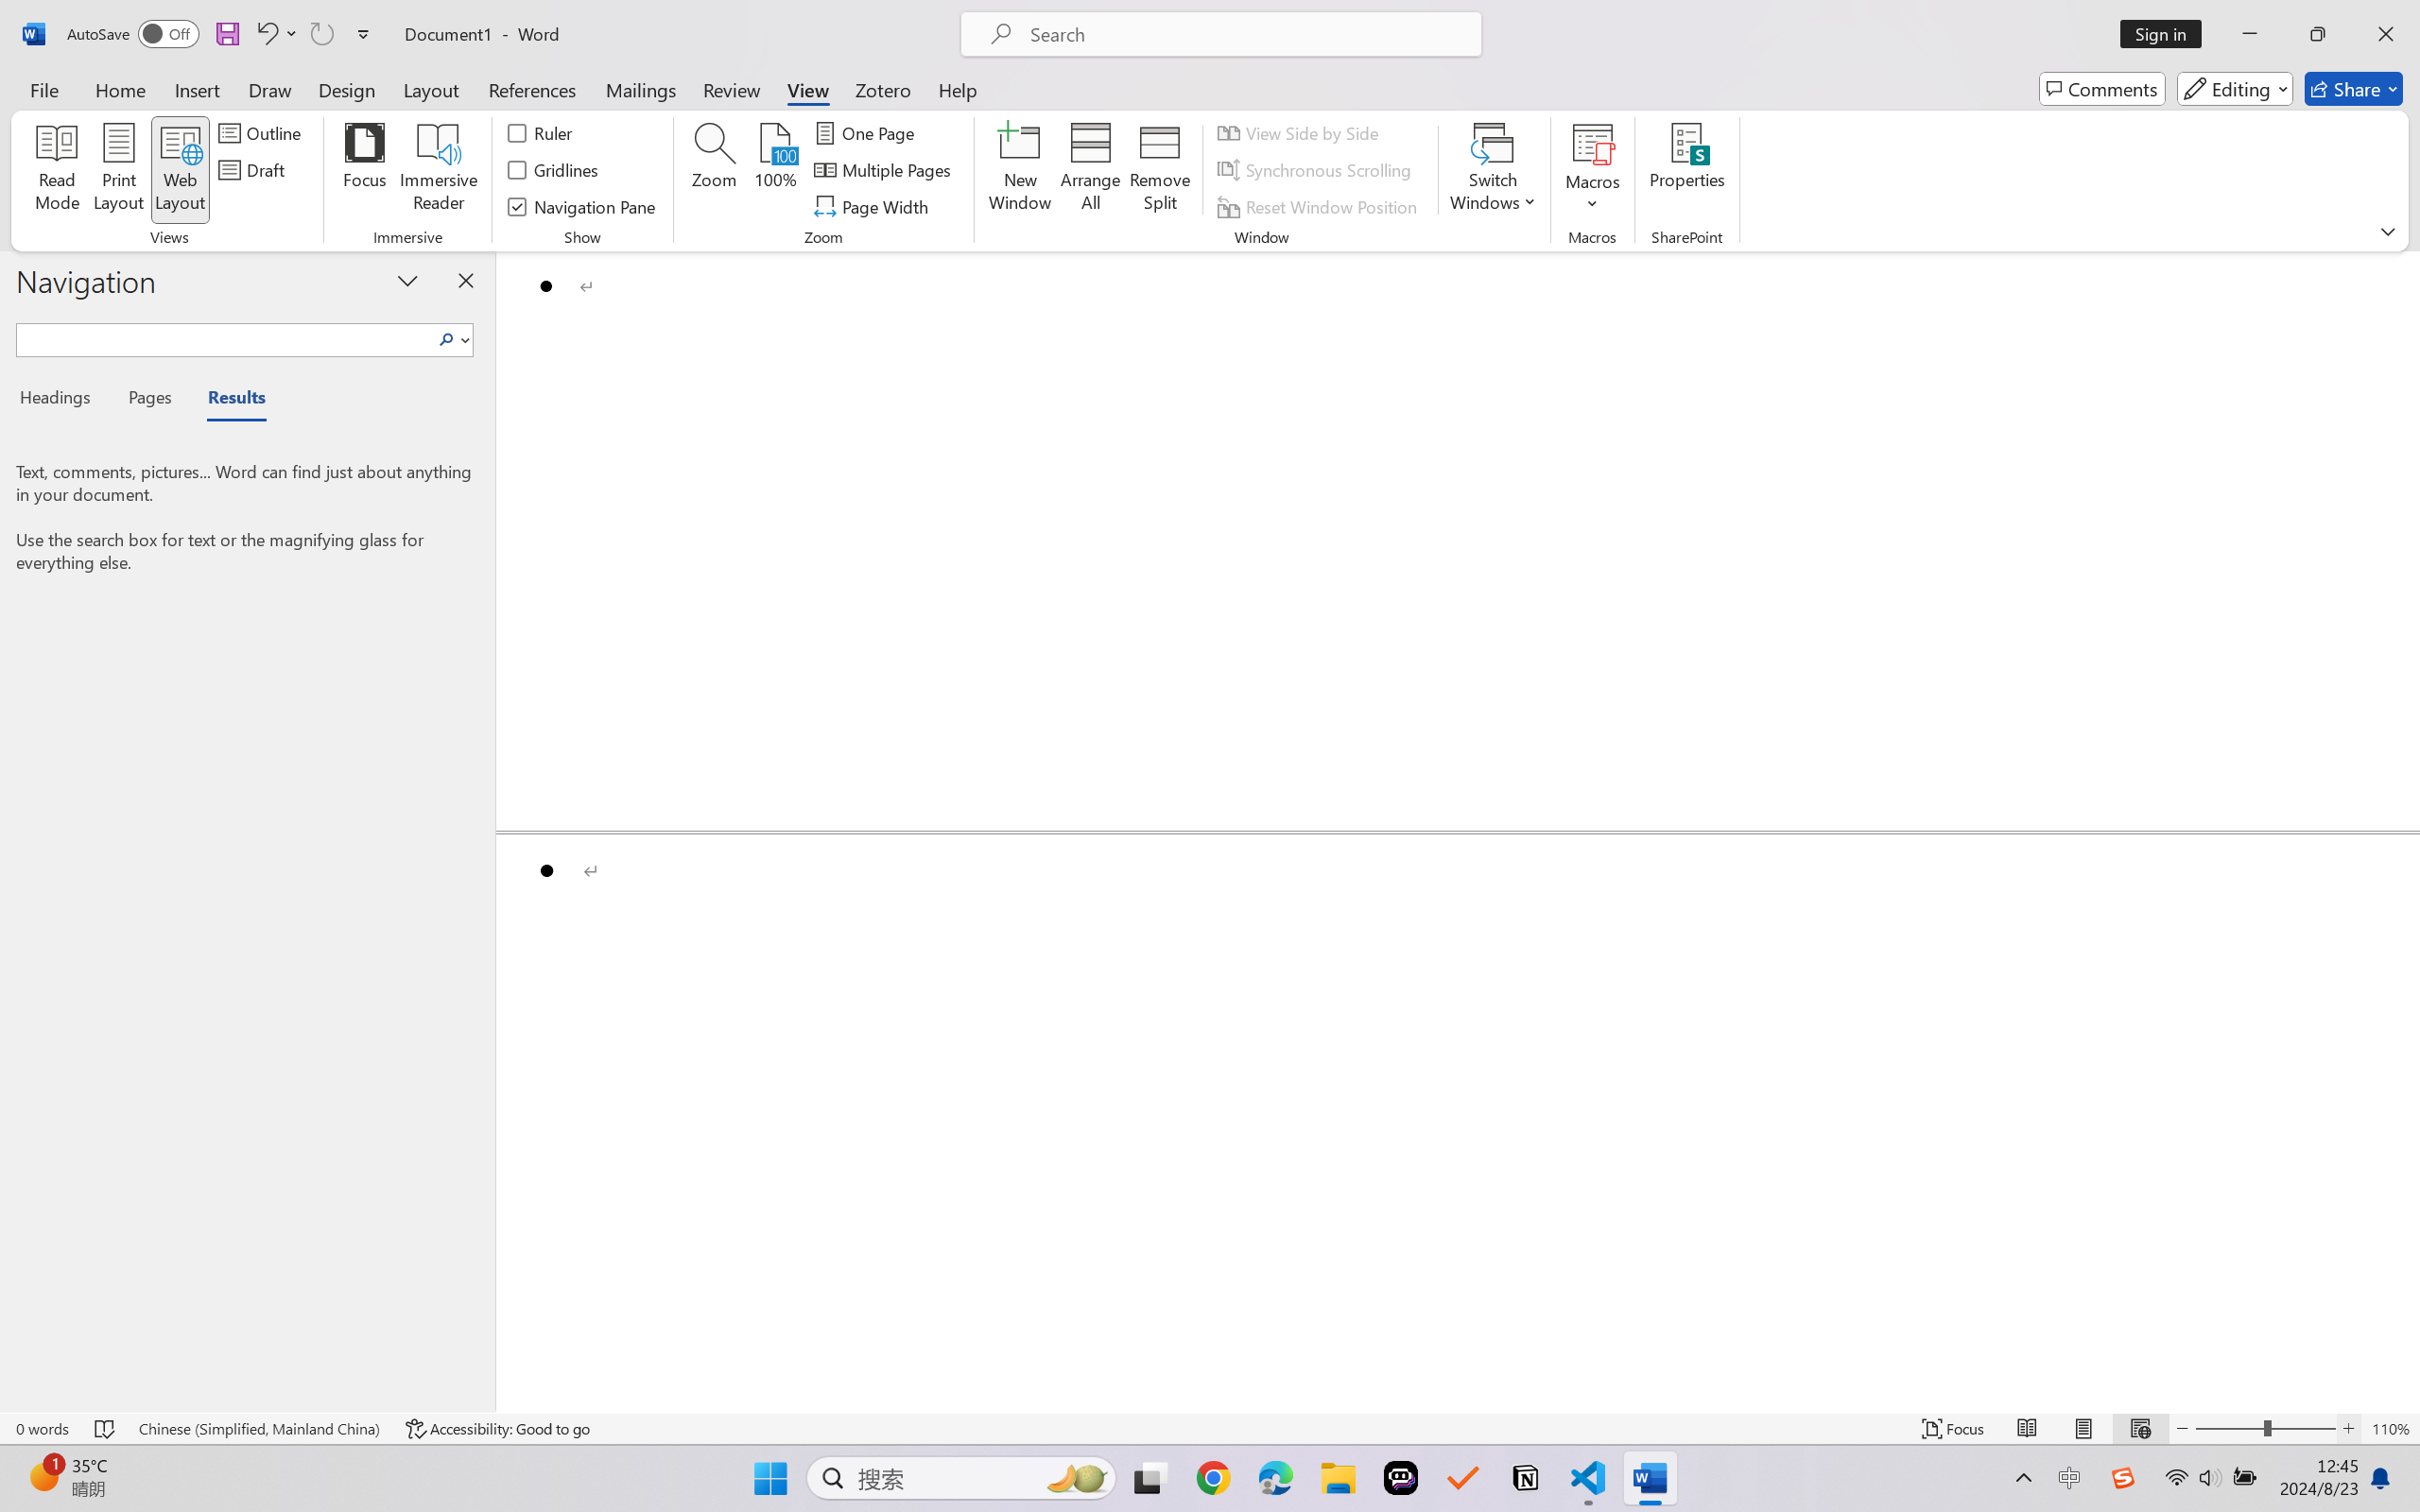  What do you see at coordinates (261, 131) in the screenshot?
I see `'Outline'` at bounding box center [261, 131].